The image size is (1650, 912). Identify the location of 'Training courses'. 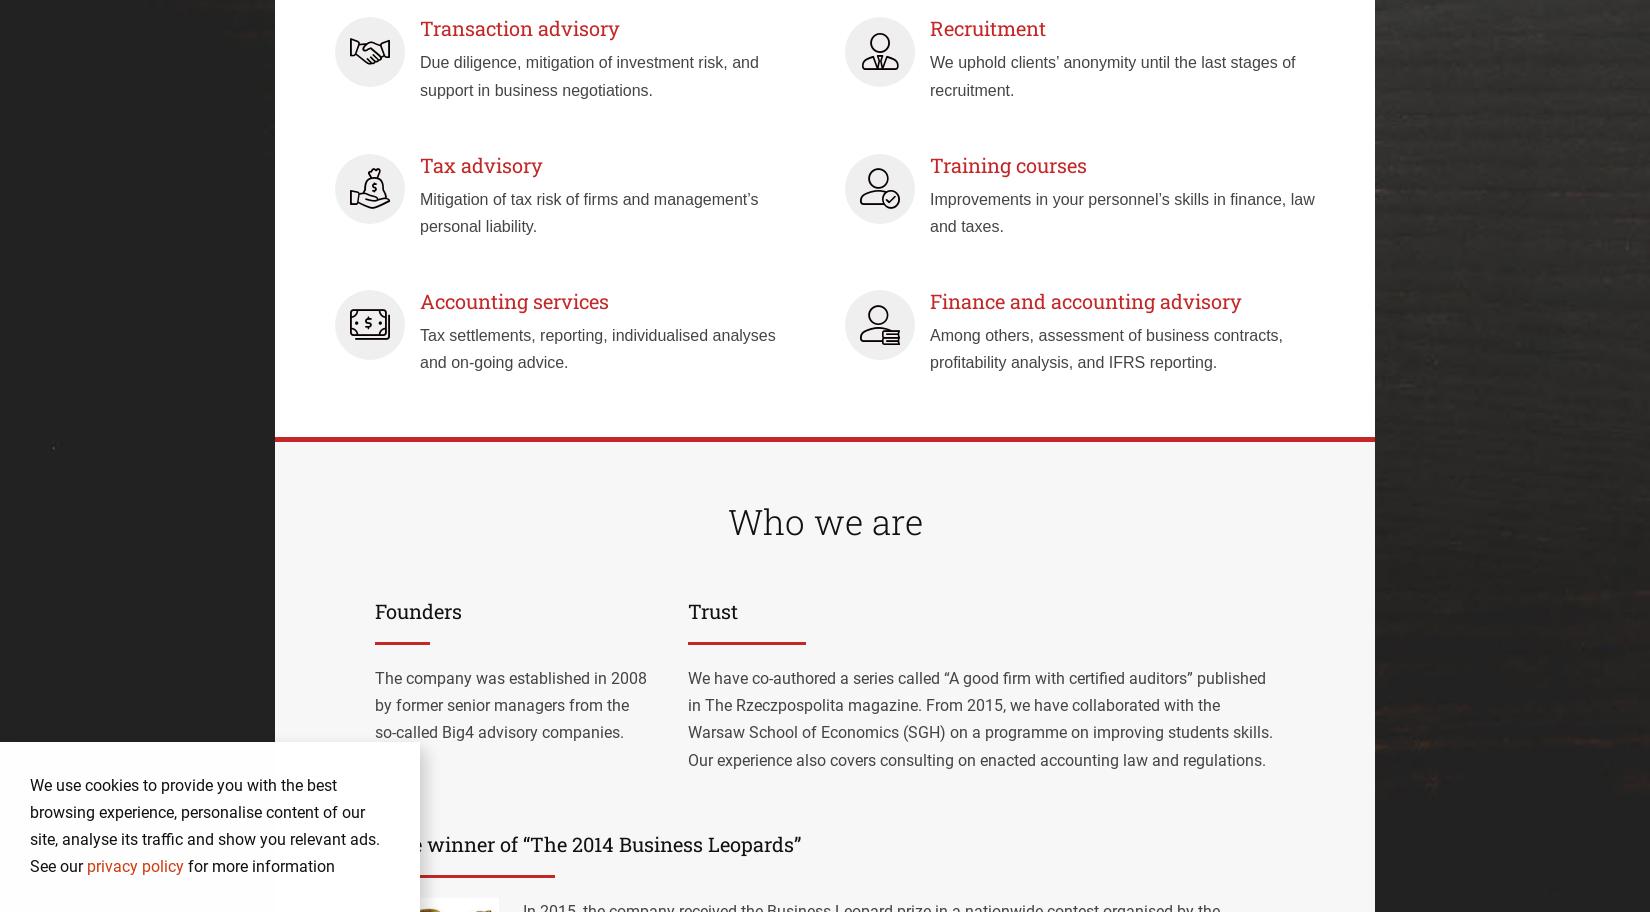
(929, 163).